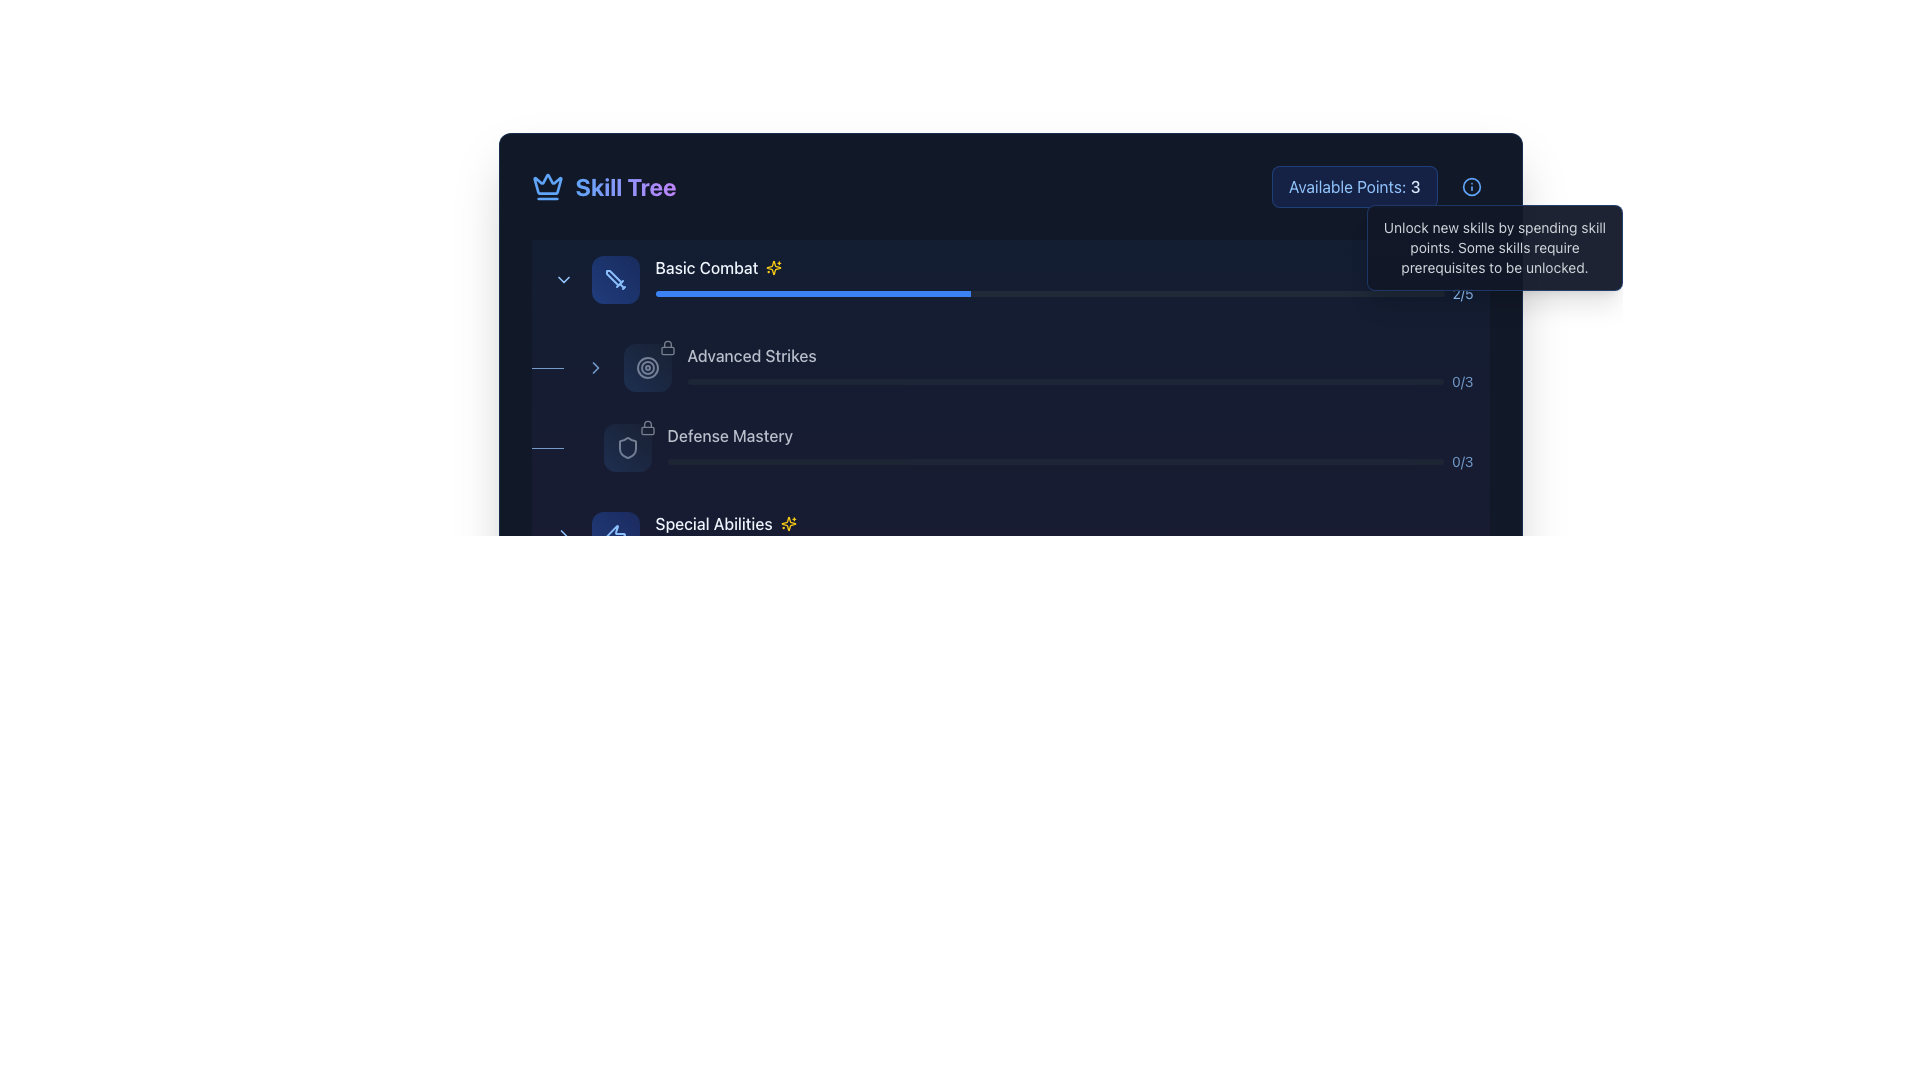 The image size is (1920, 1080). What do you see at coordinates (626, 446) in the screenshot?
I see `the 'Defense Mastery' skill icon, which is the third icon in the vertical list of skill-related icons, located between 'Advanced Strikes' and 'Special Abilities'` at bounding box center [626, 446].